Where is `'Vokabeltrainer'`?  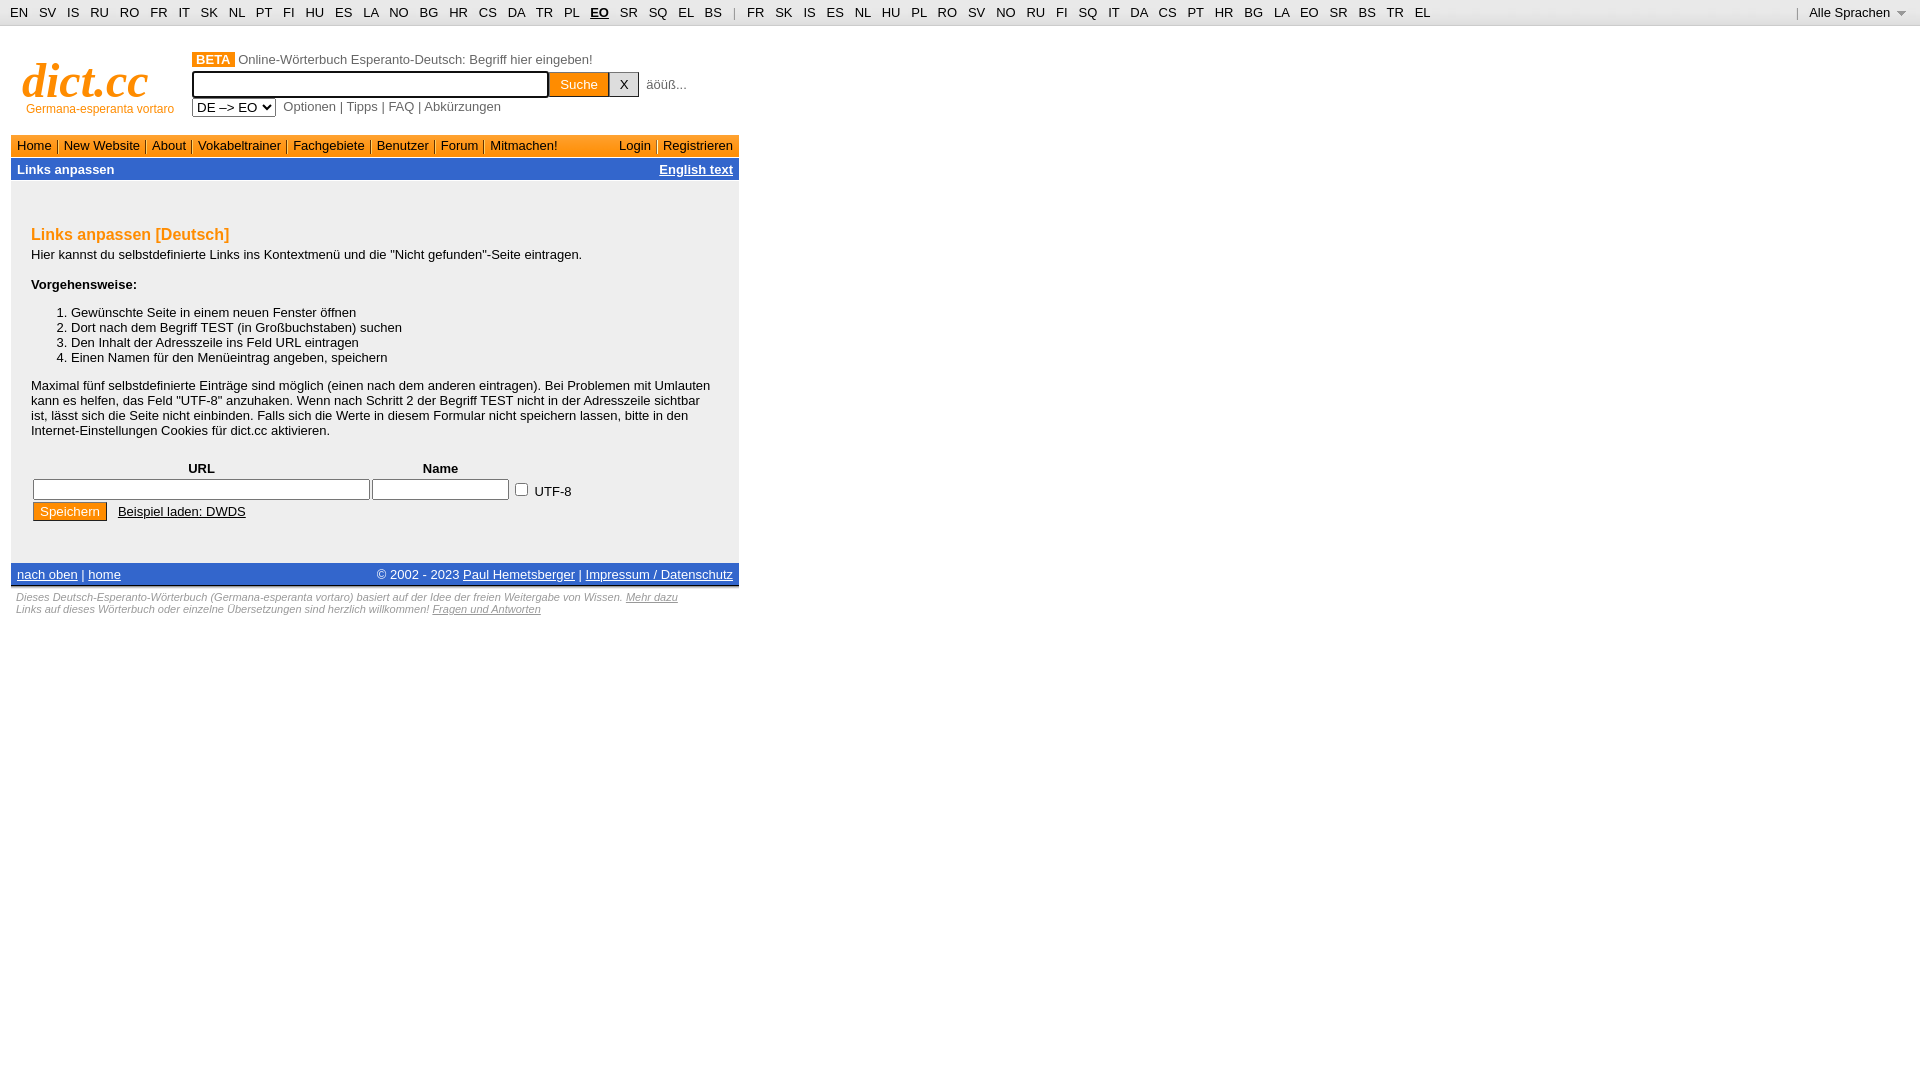 'Vokabeltrainer' is located at coordinates (239, 144).